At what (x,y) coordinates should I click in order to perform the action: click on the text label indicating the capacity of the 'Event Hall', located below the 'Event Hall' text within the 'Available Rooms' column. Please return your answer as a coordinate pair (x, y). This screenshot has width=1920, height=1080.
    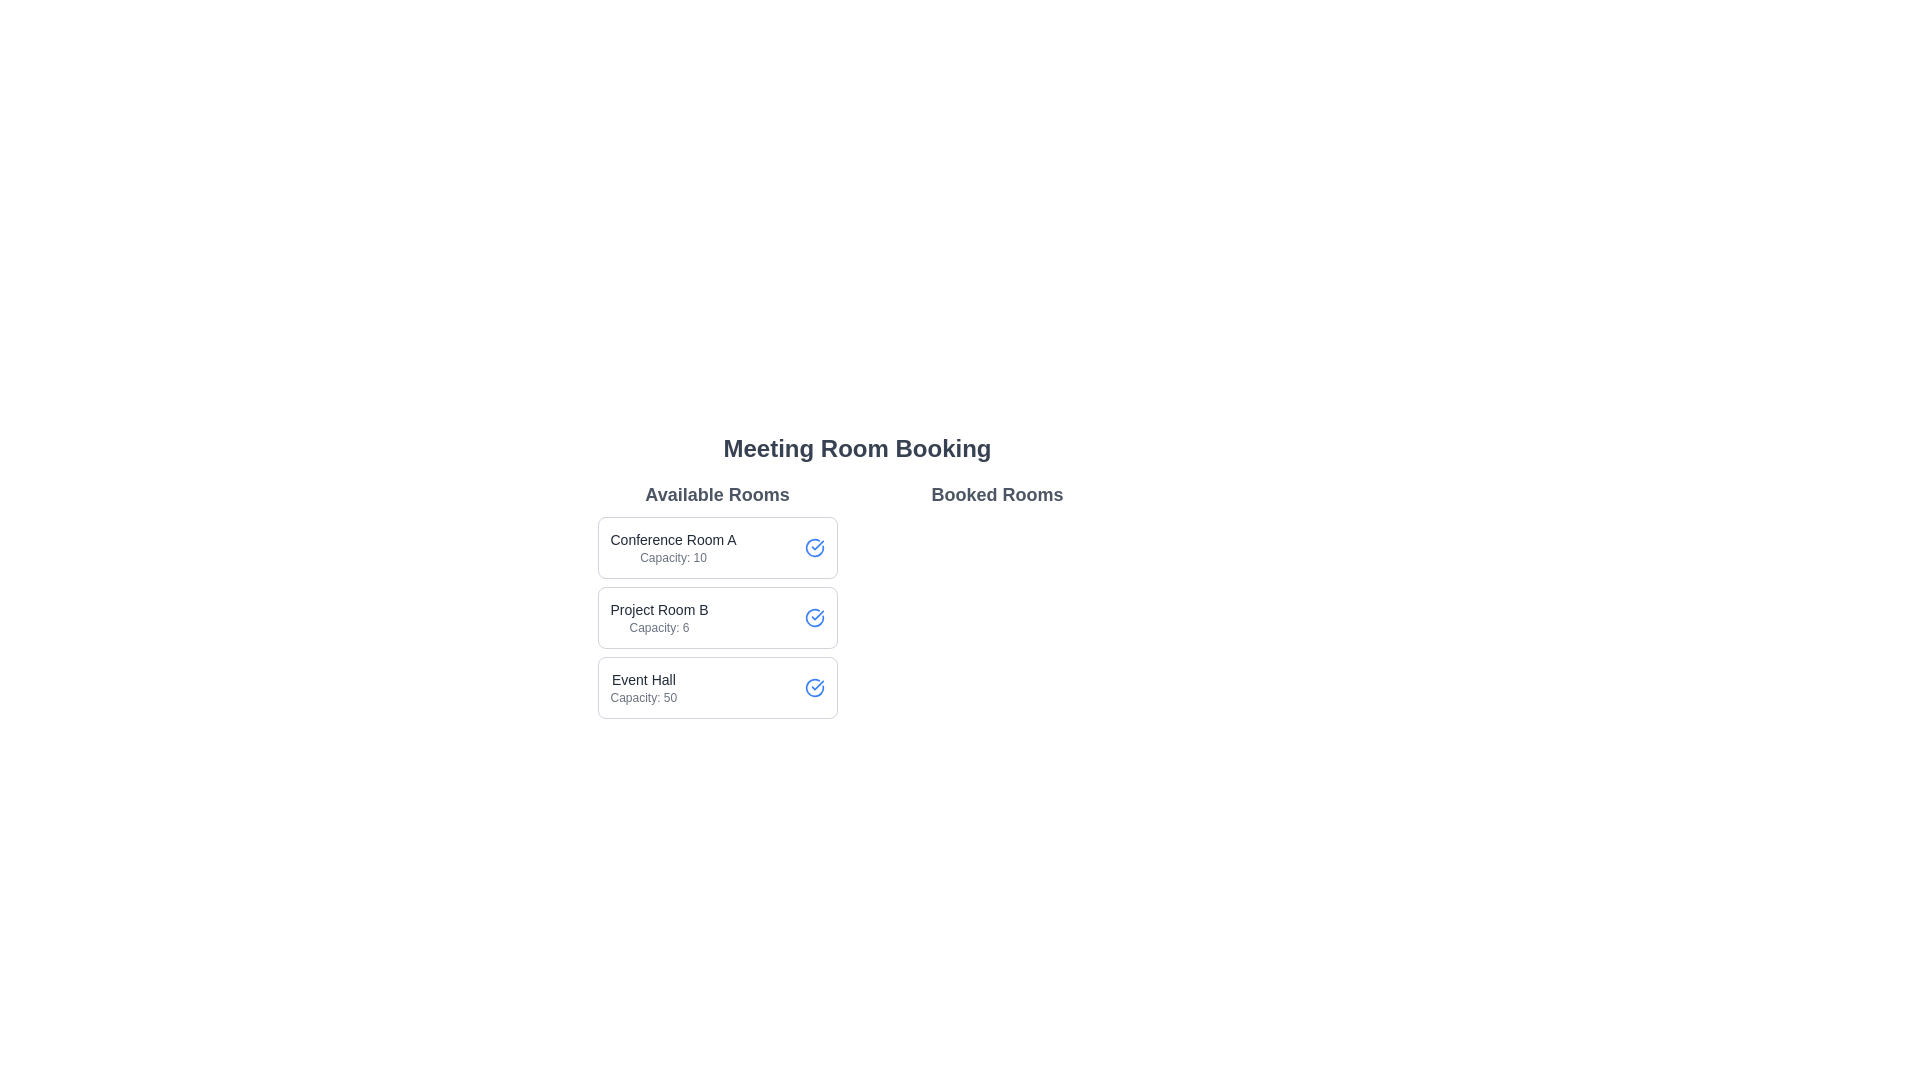
    Looking at the image, I should click on (643, 697).